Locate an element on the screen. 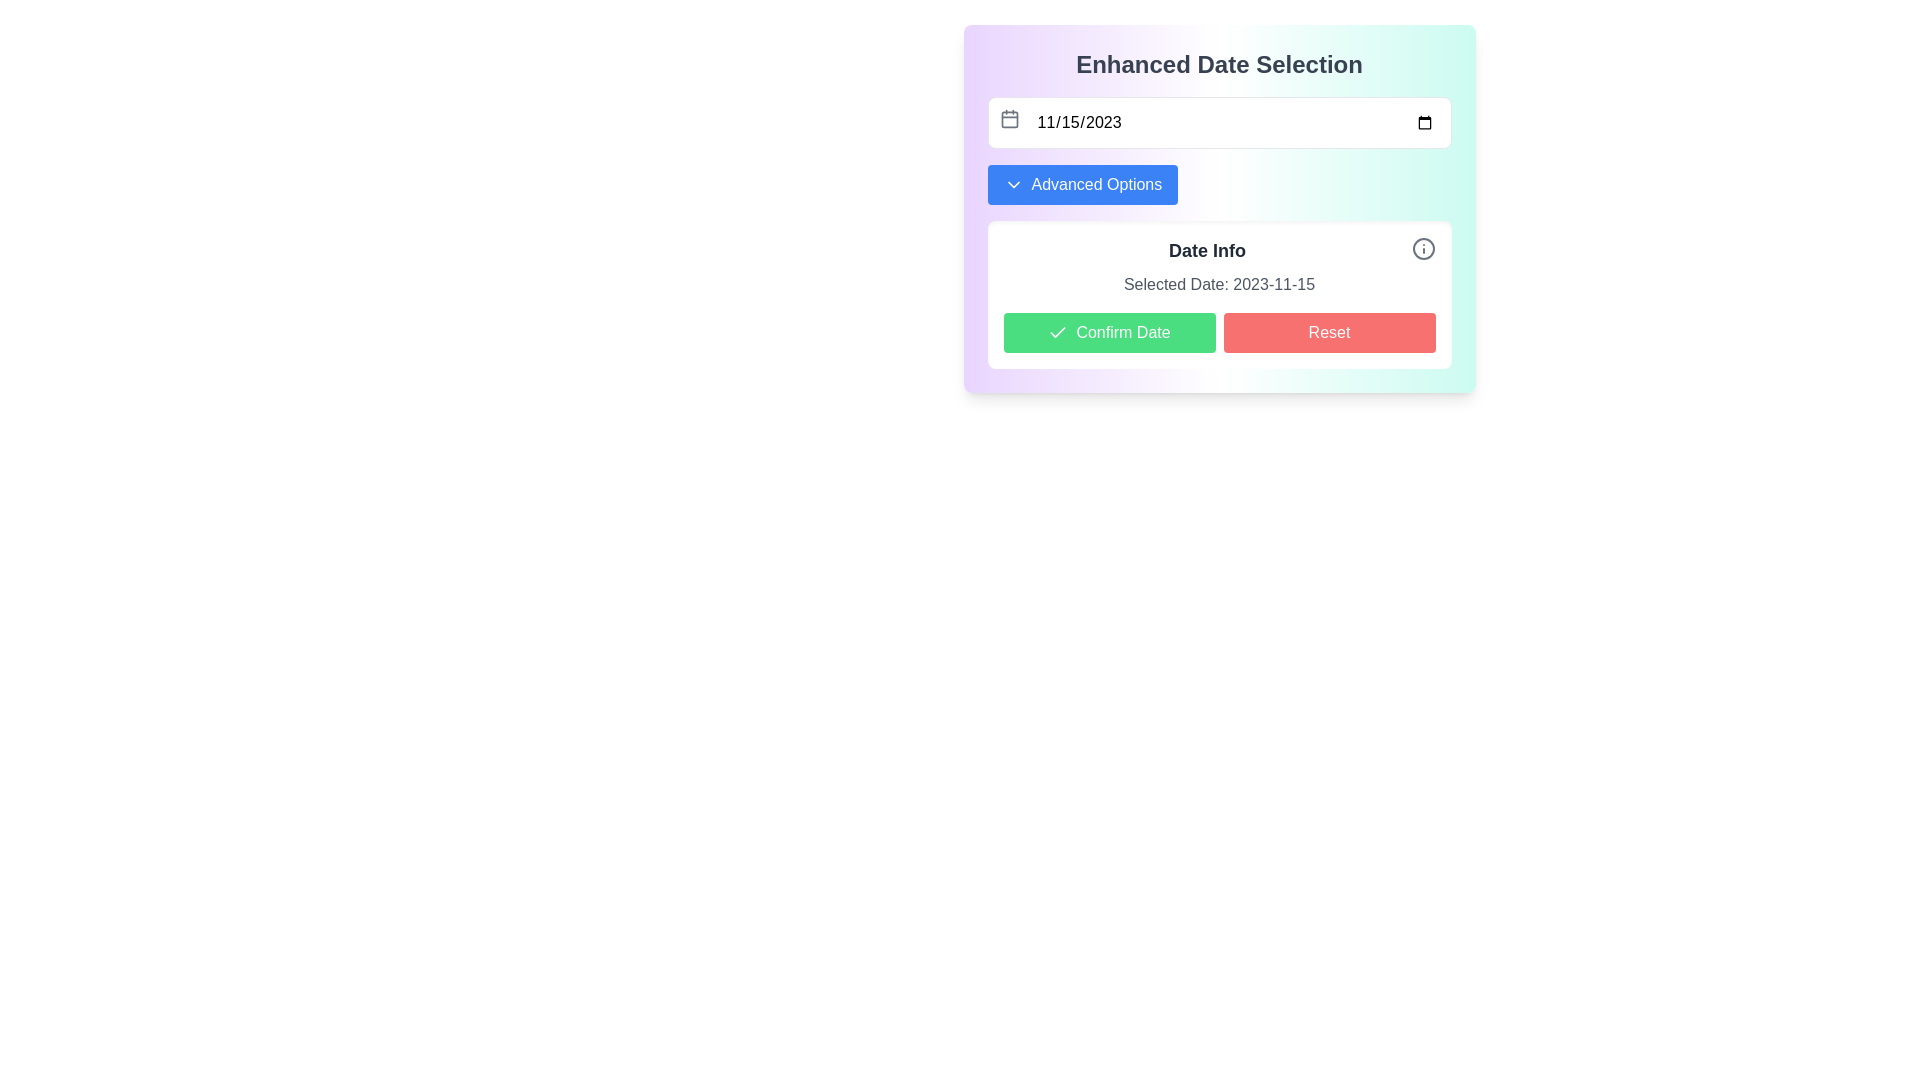 Image resolution: width=1920 pixels, height=1080 pixels. the checkmark icon located within the 'Confirm Date' button, positioned to the left side of the centered text is located at coordinates (1057, 331).